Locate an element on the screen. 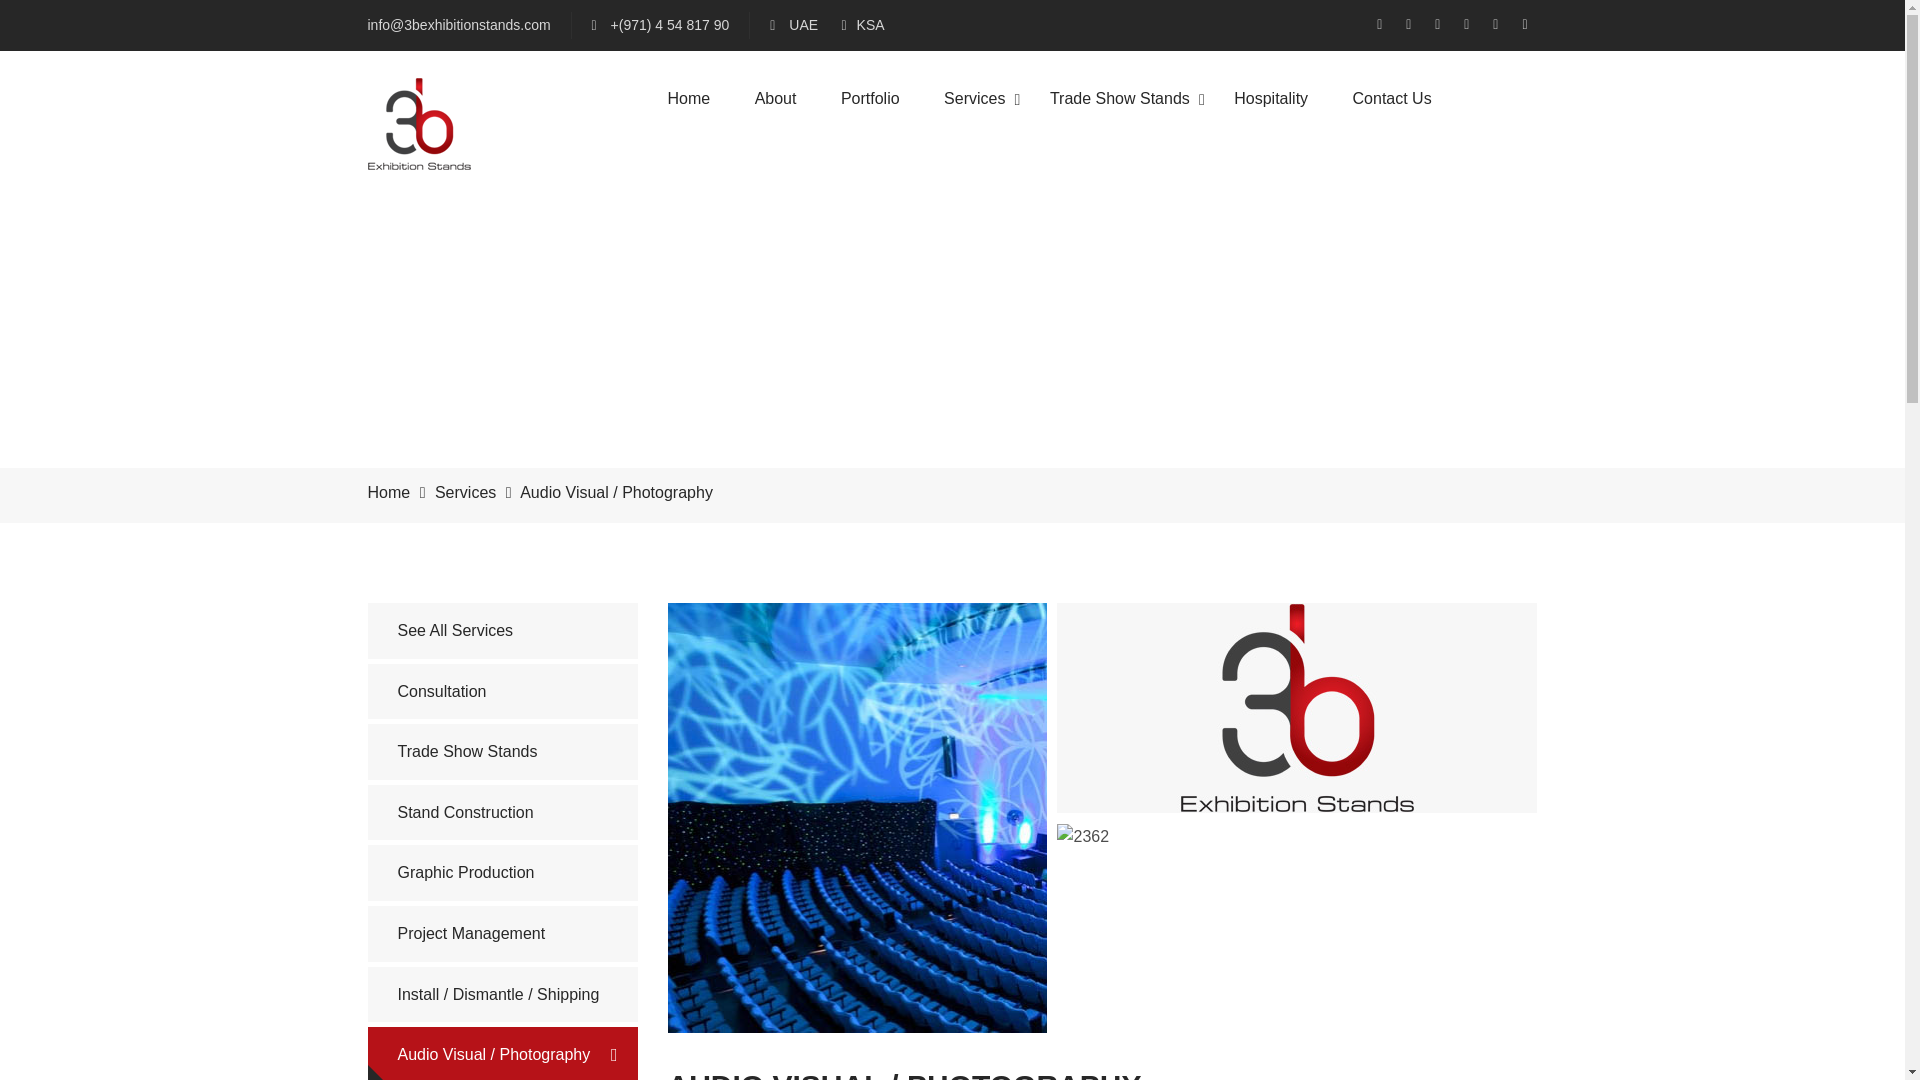 The height and width of the screenshot is (1080, 1920). 'Consultation' is located at coordinates (503, 690).